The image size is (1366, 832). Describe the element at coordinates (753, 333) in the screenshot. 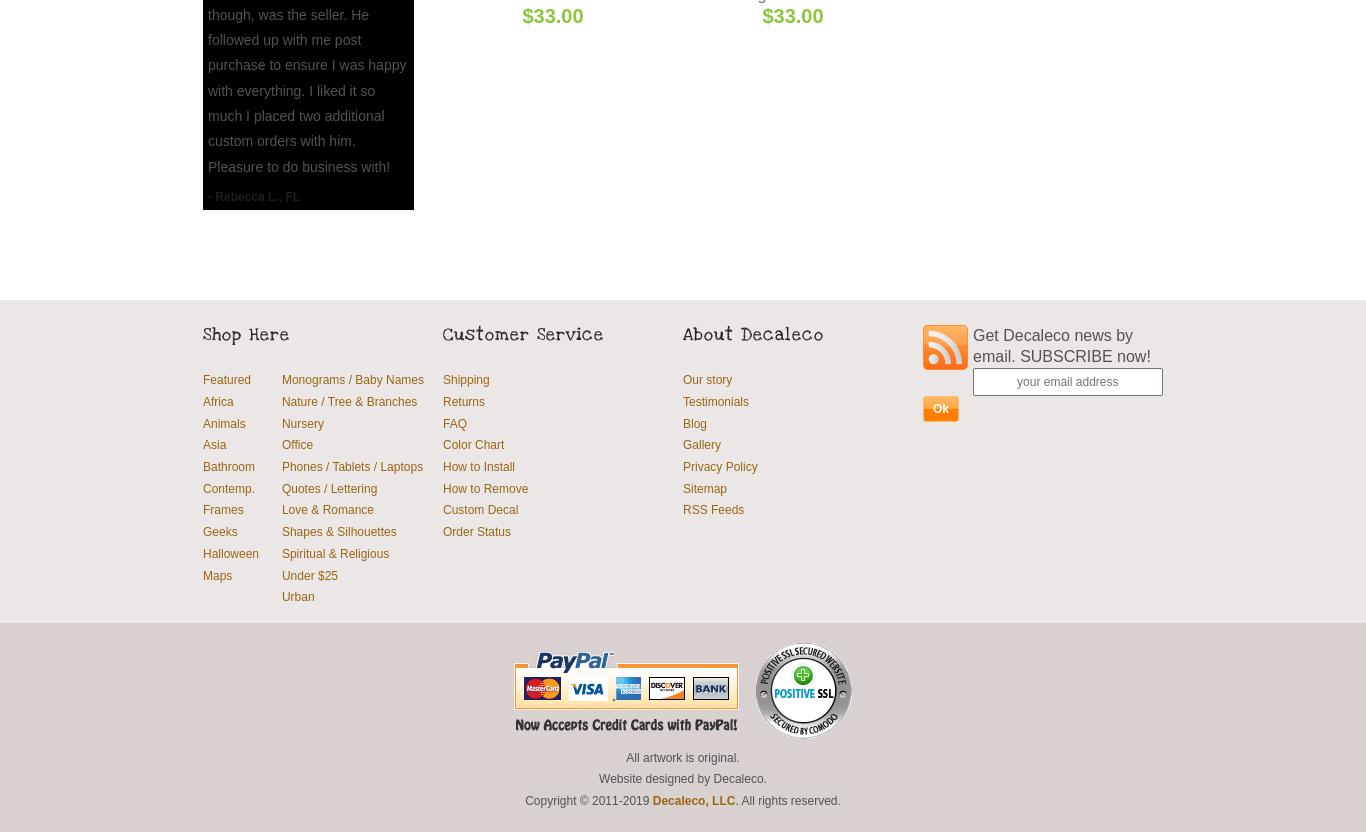

I see `'About Decaleco'` at that location.